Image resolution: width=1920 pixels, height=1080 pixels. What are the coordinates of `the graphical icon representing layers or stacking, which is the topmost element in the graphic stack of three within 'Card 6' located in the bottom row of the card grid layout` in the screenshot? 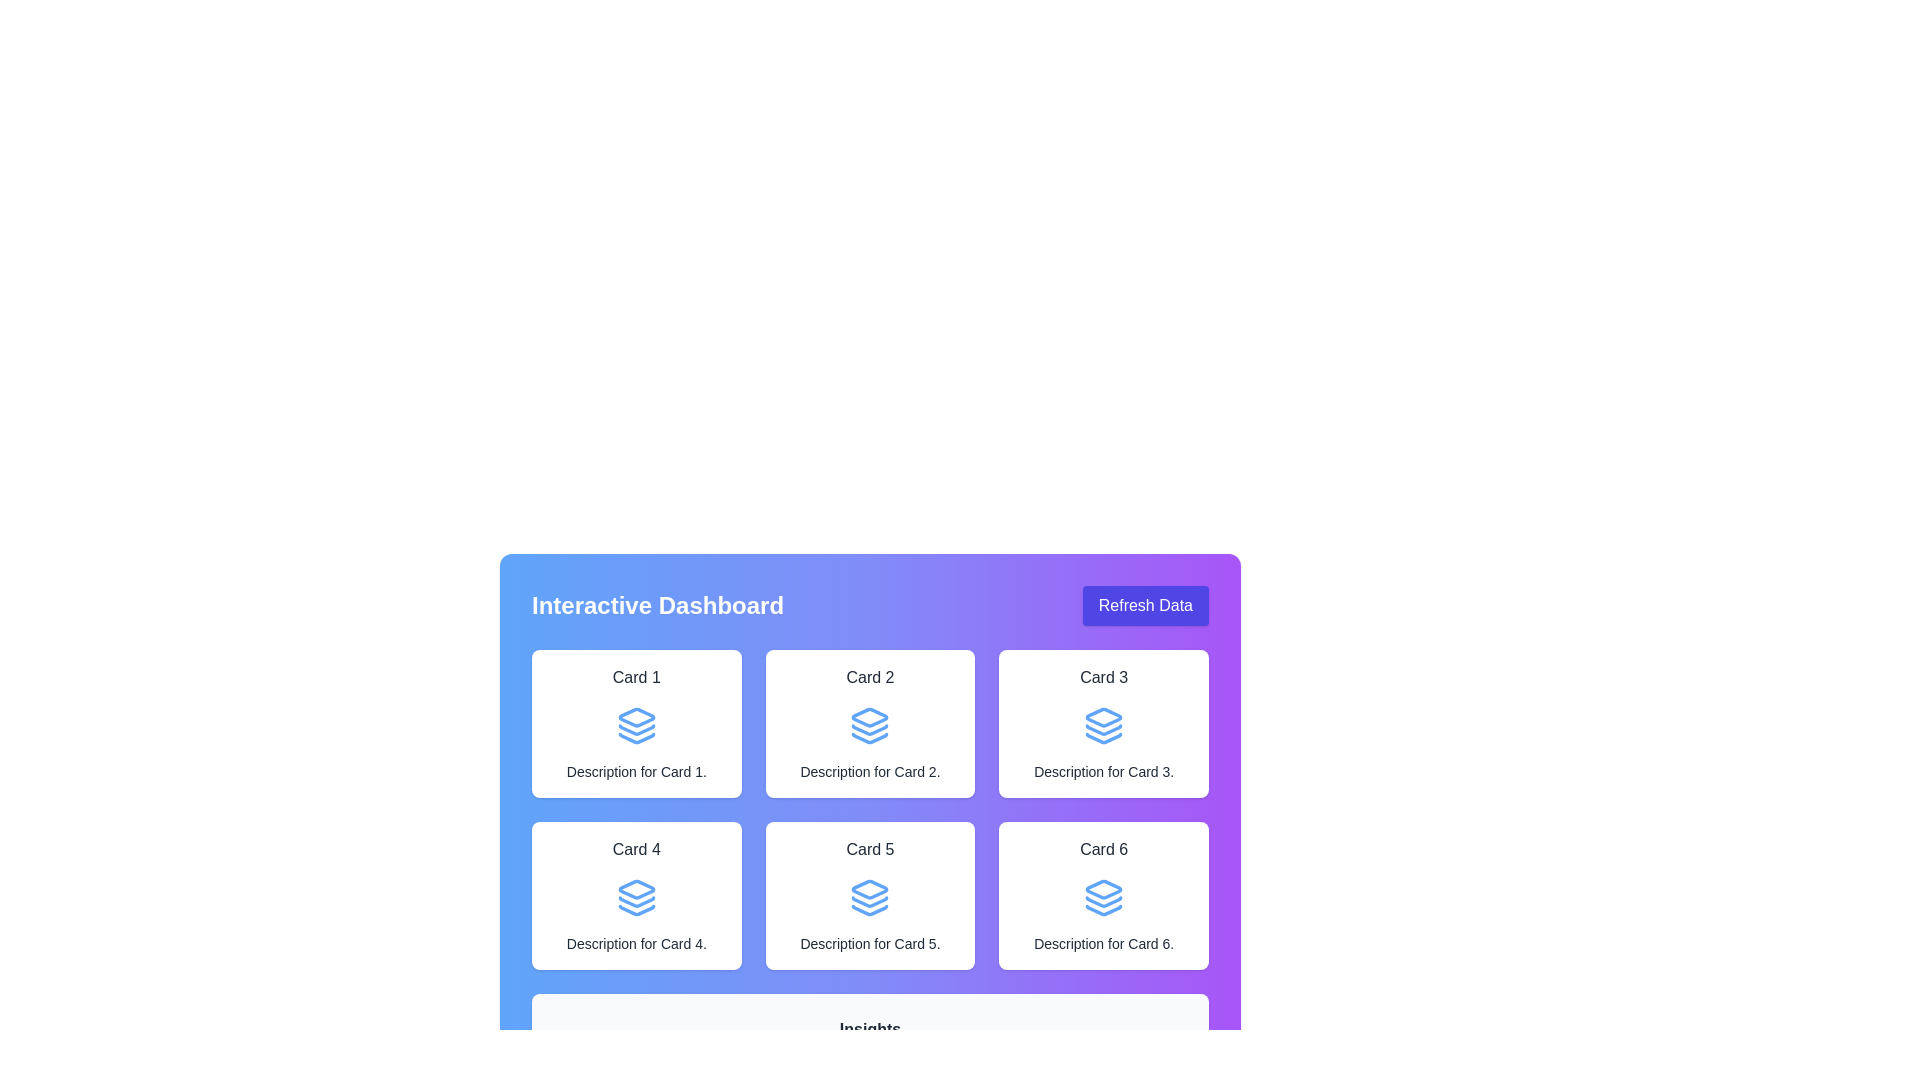 It's located at (1103, 888).